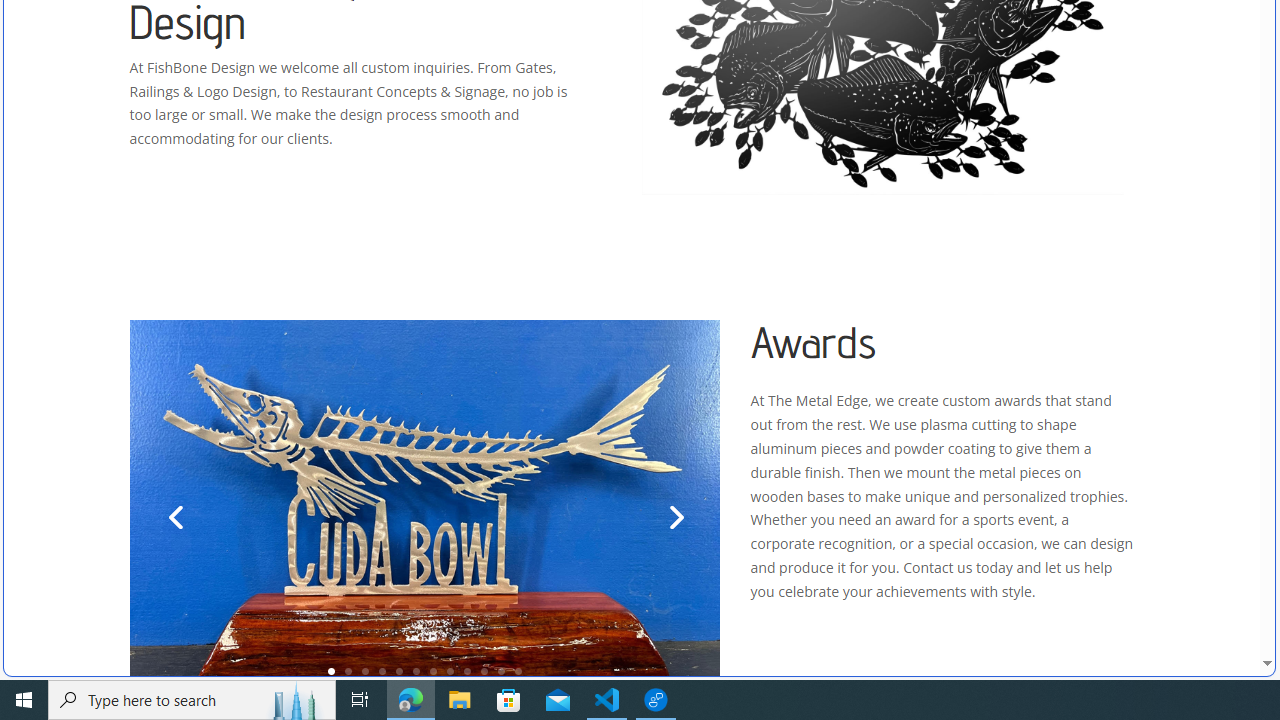 Image resolution: width=1280 pixels, height=720 pixels. Describe the element at coordinates (518, 671) in the screenshot. I see `'12'` at that location.